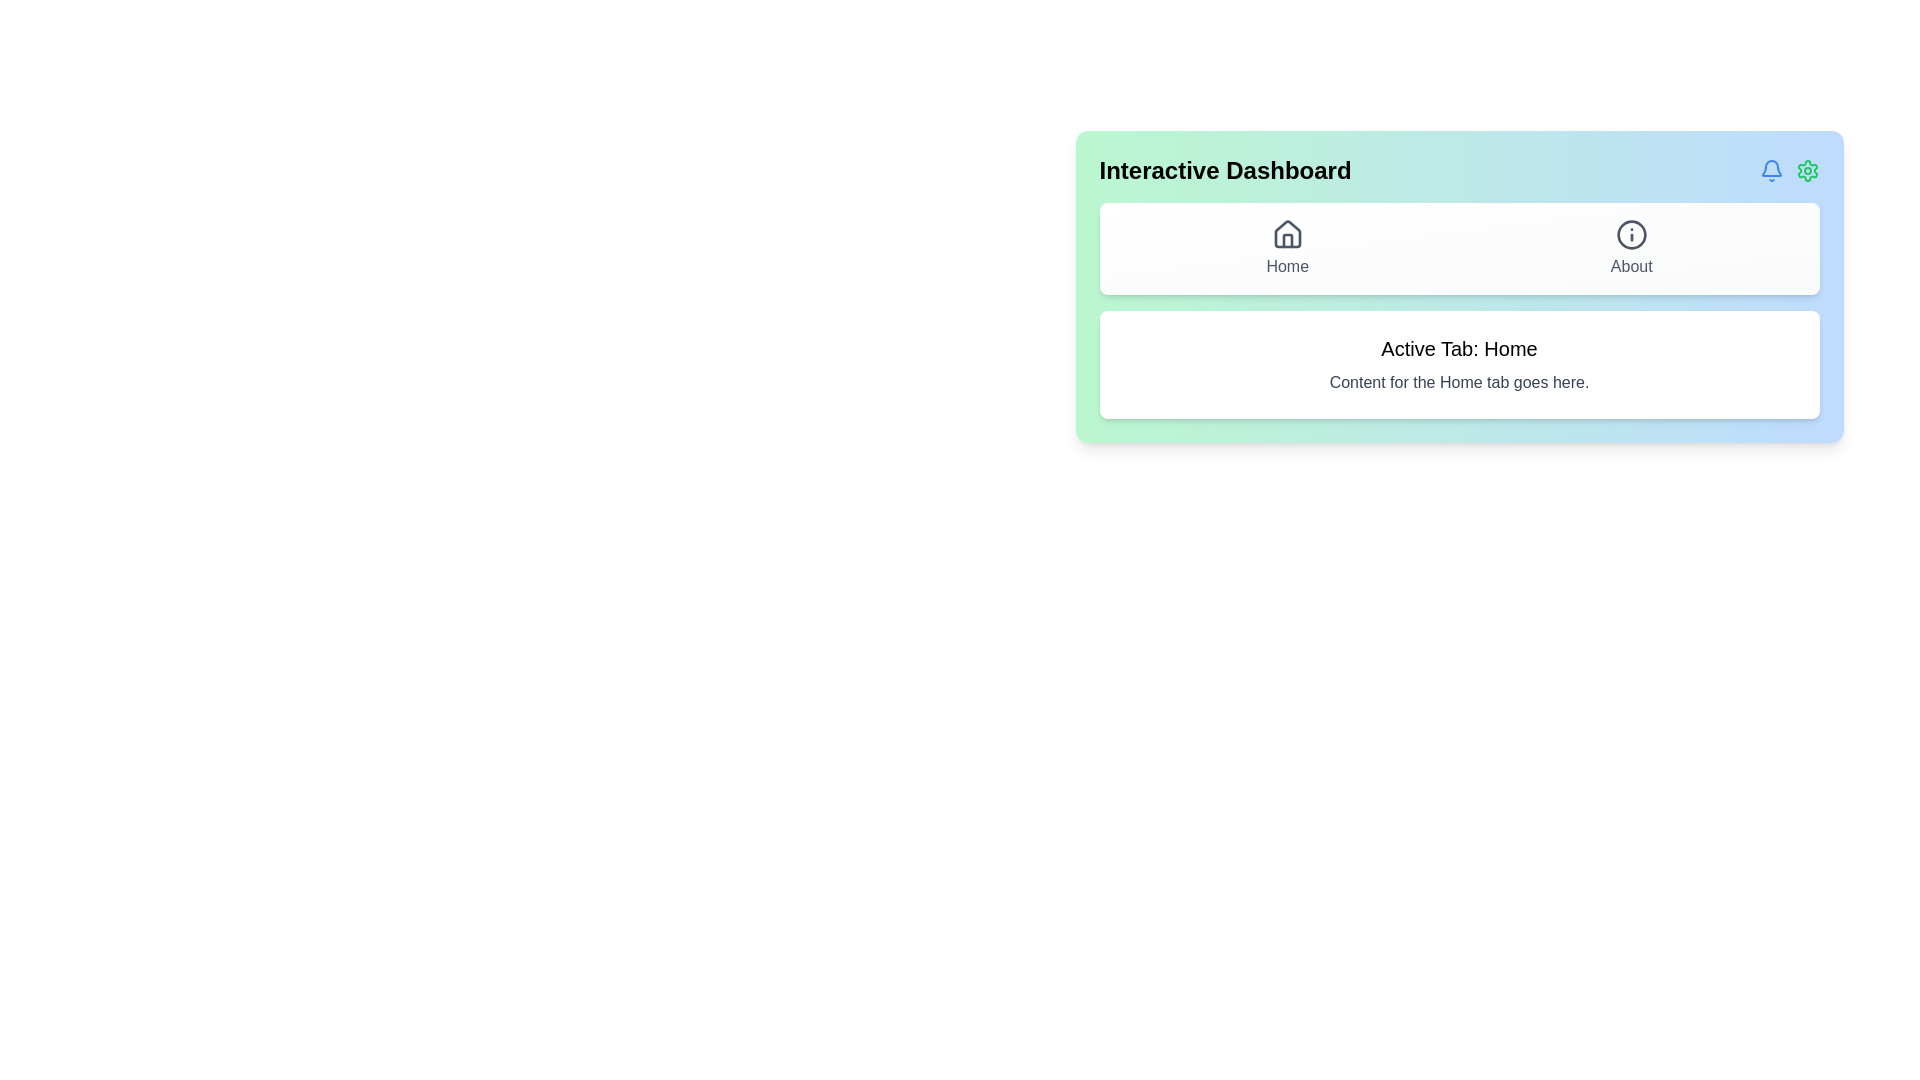  What do you see at coordinates (1771, 169) in the screenshot?
I see `the notification bell icon located at the top-right corner of the interface` at bounding box center [1771, 169].